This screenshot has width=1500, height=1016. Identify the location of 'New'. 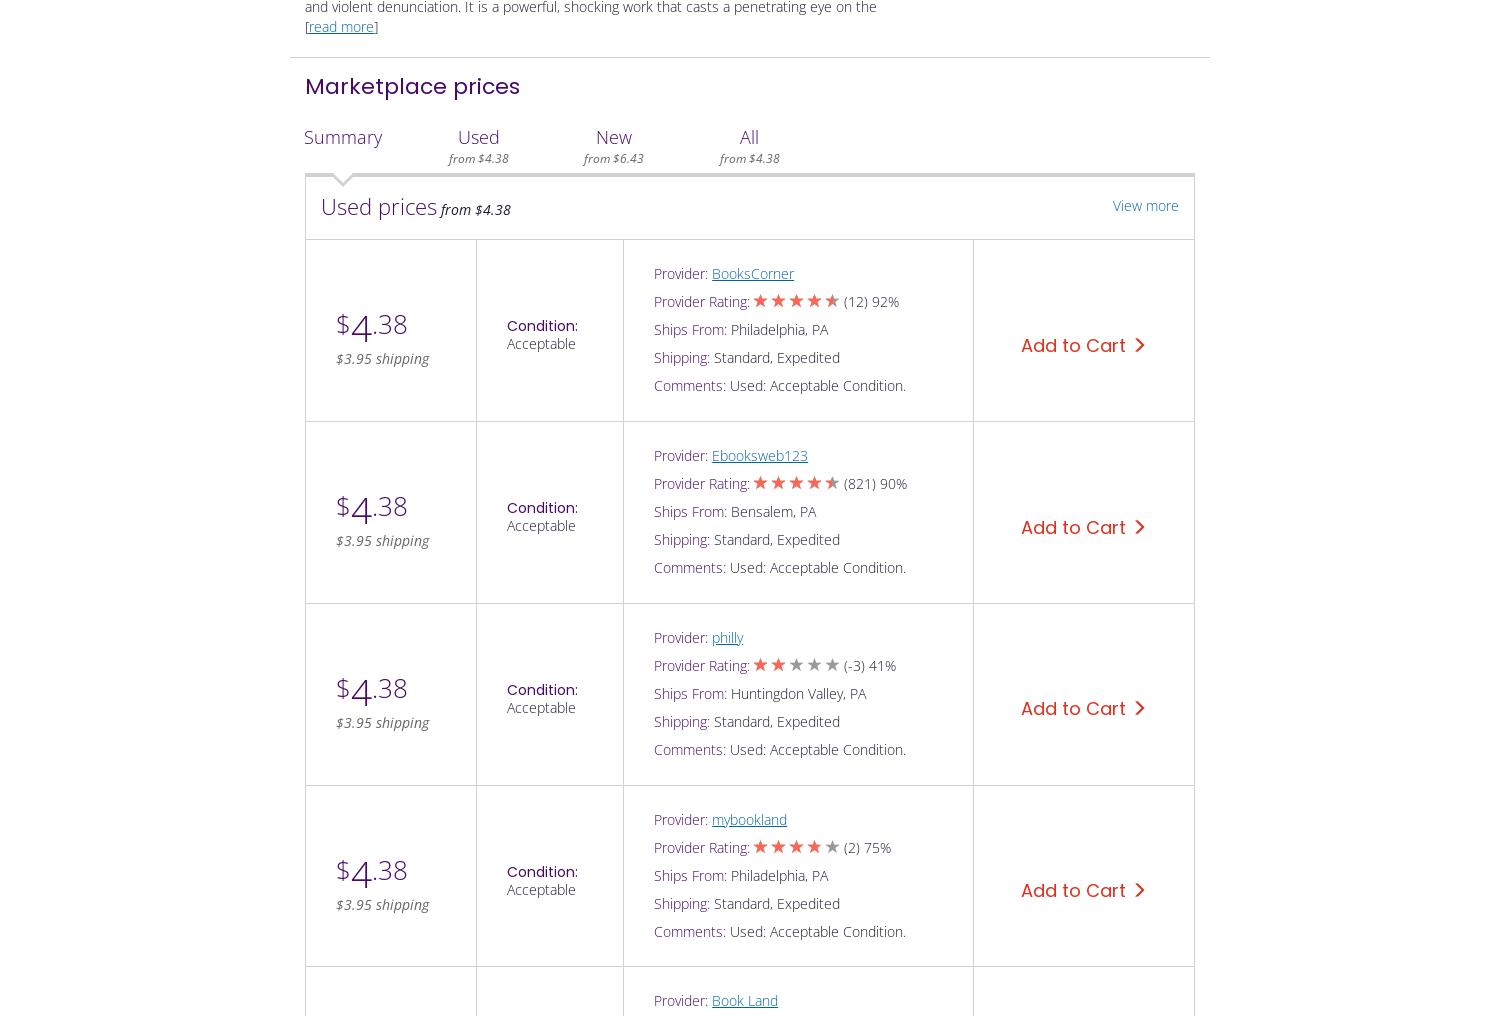
(612, 135).